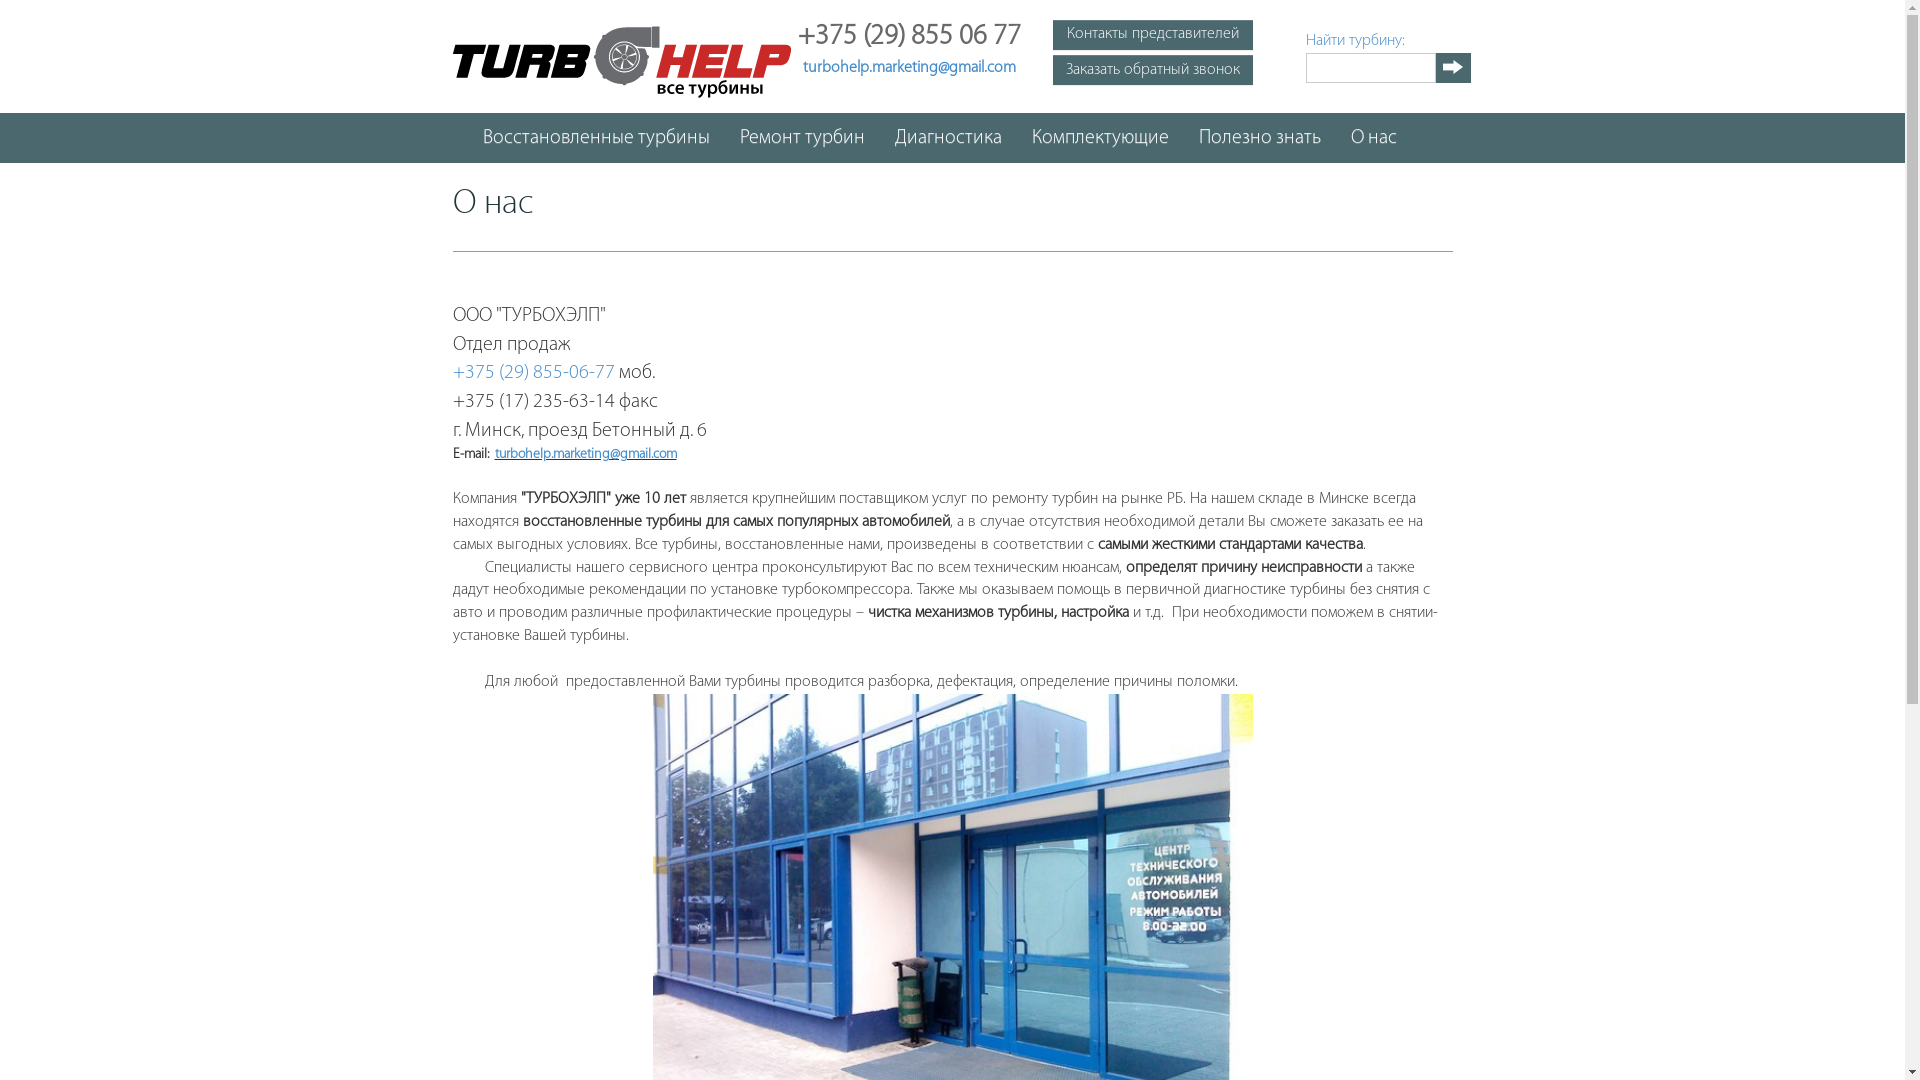 Image resolution: width=1920 pixels, height=1080 pixels. Describe the element at coordinates (584, 454) in the screenshot. I see `'turbohelp.marketing@gmail.com'` at that location.